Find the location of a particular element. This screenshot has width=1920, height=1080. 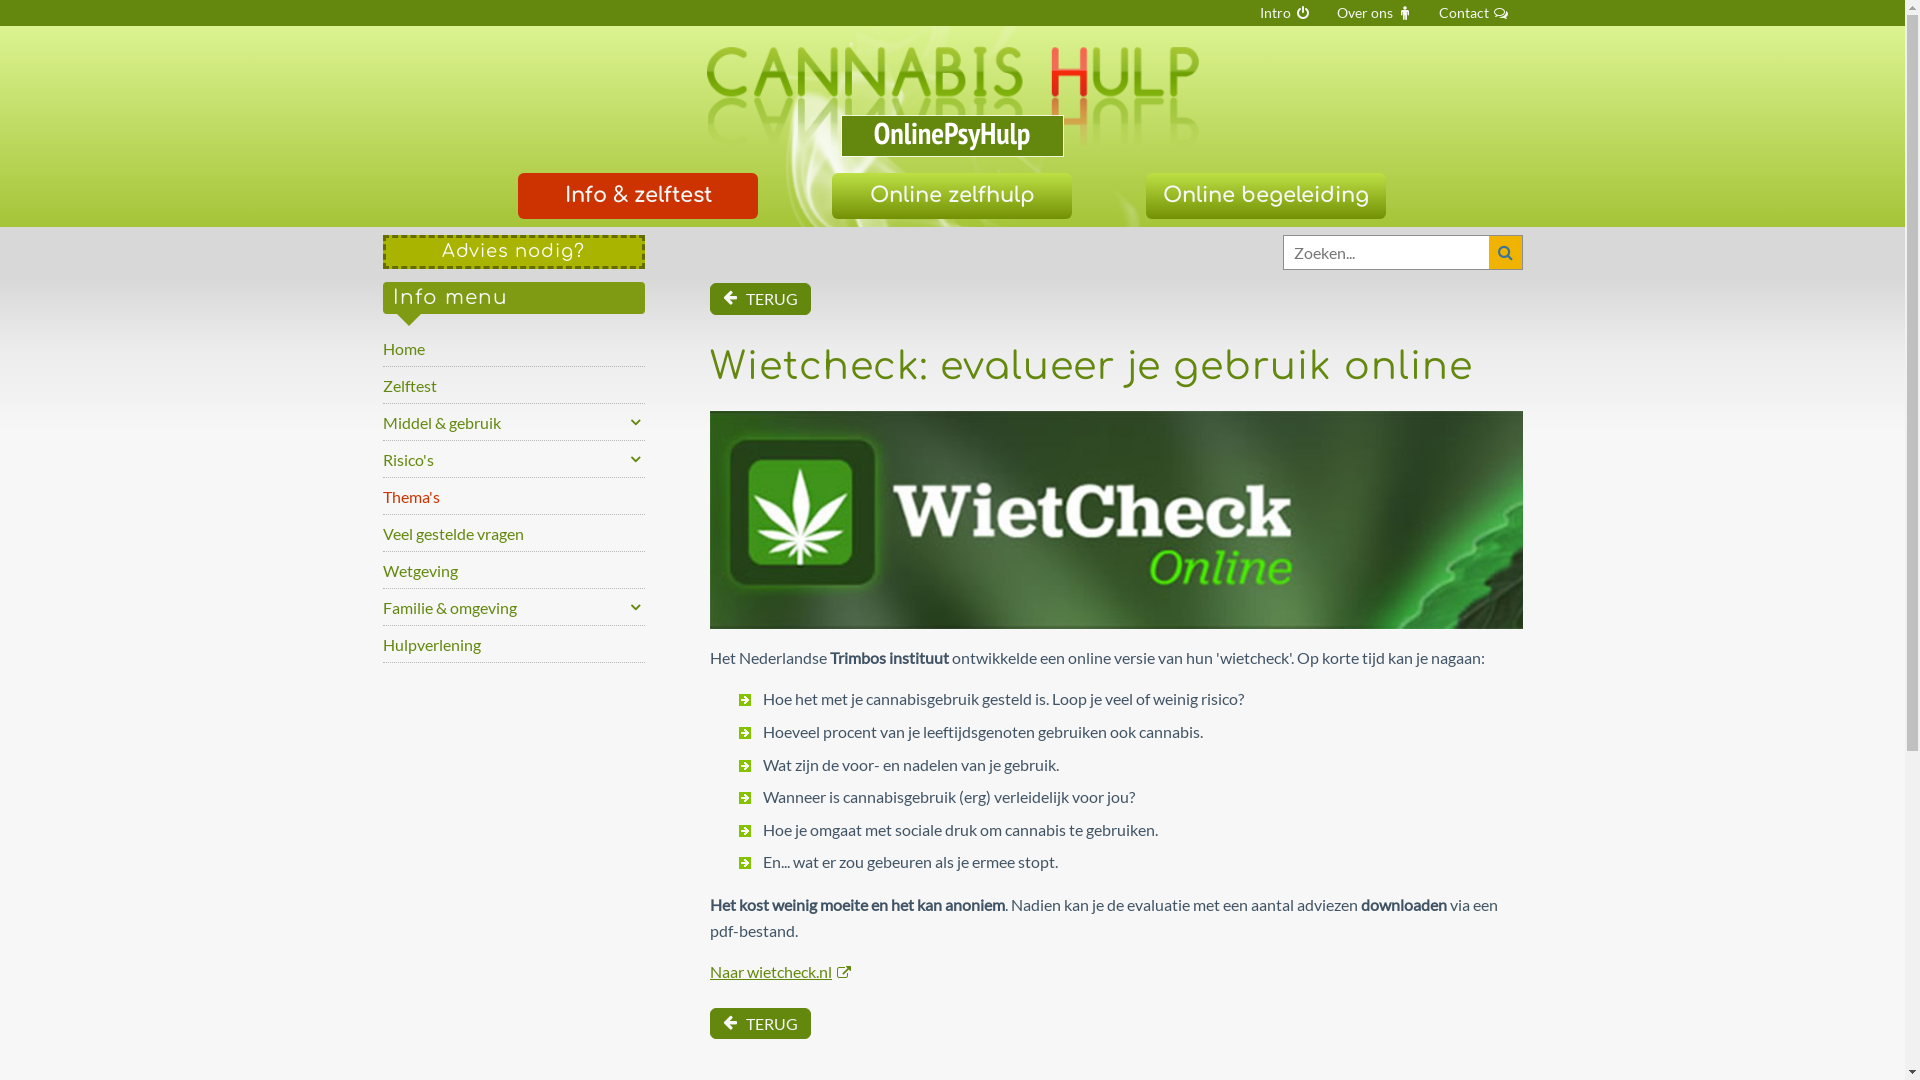

'Online begeleiding' is located at coordinates (1265, 196).